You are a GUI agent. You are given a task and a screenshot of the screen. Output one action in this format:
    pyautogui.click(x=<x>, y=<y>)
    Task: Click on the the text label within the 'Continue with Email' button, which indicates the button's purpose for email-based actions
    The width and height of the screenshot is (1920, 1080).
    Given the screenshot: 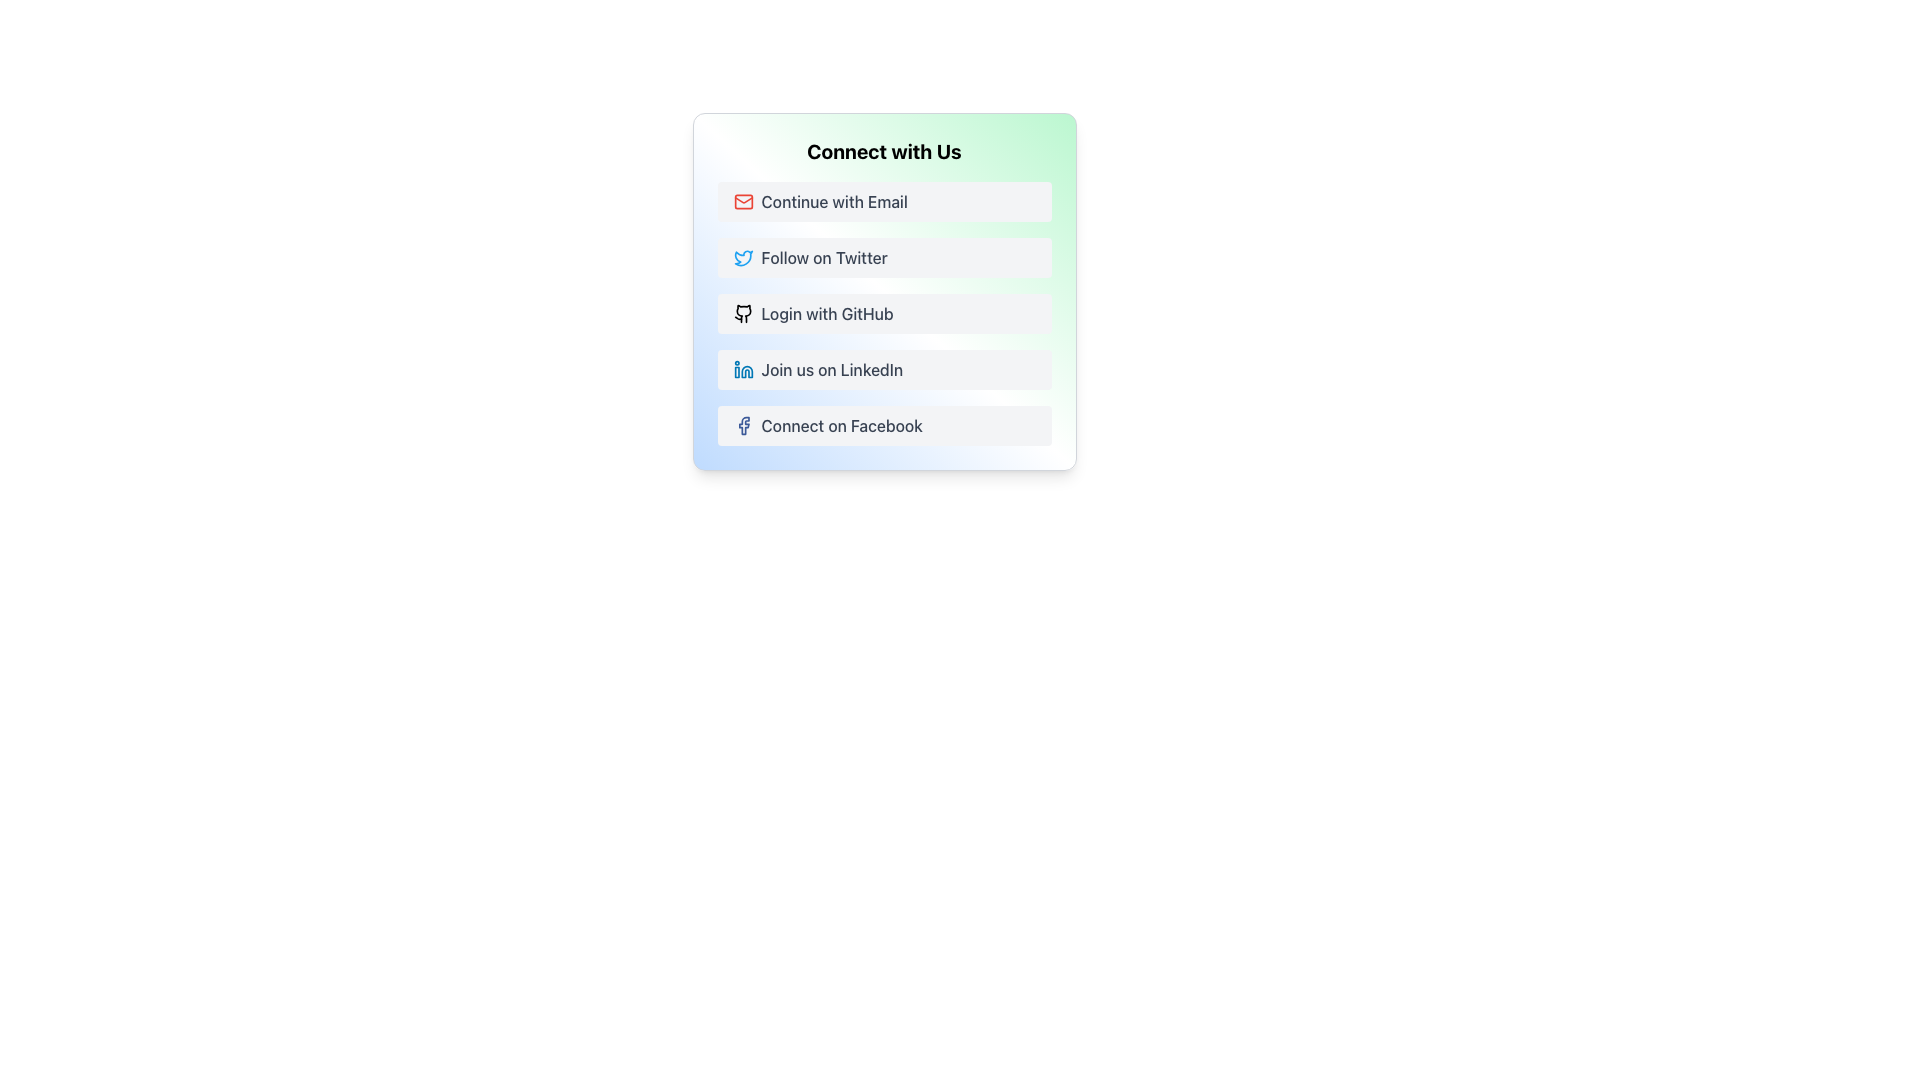 What is the action you would take?
    pyautogui.click(x=834, y=201)
    